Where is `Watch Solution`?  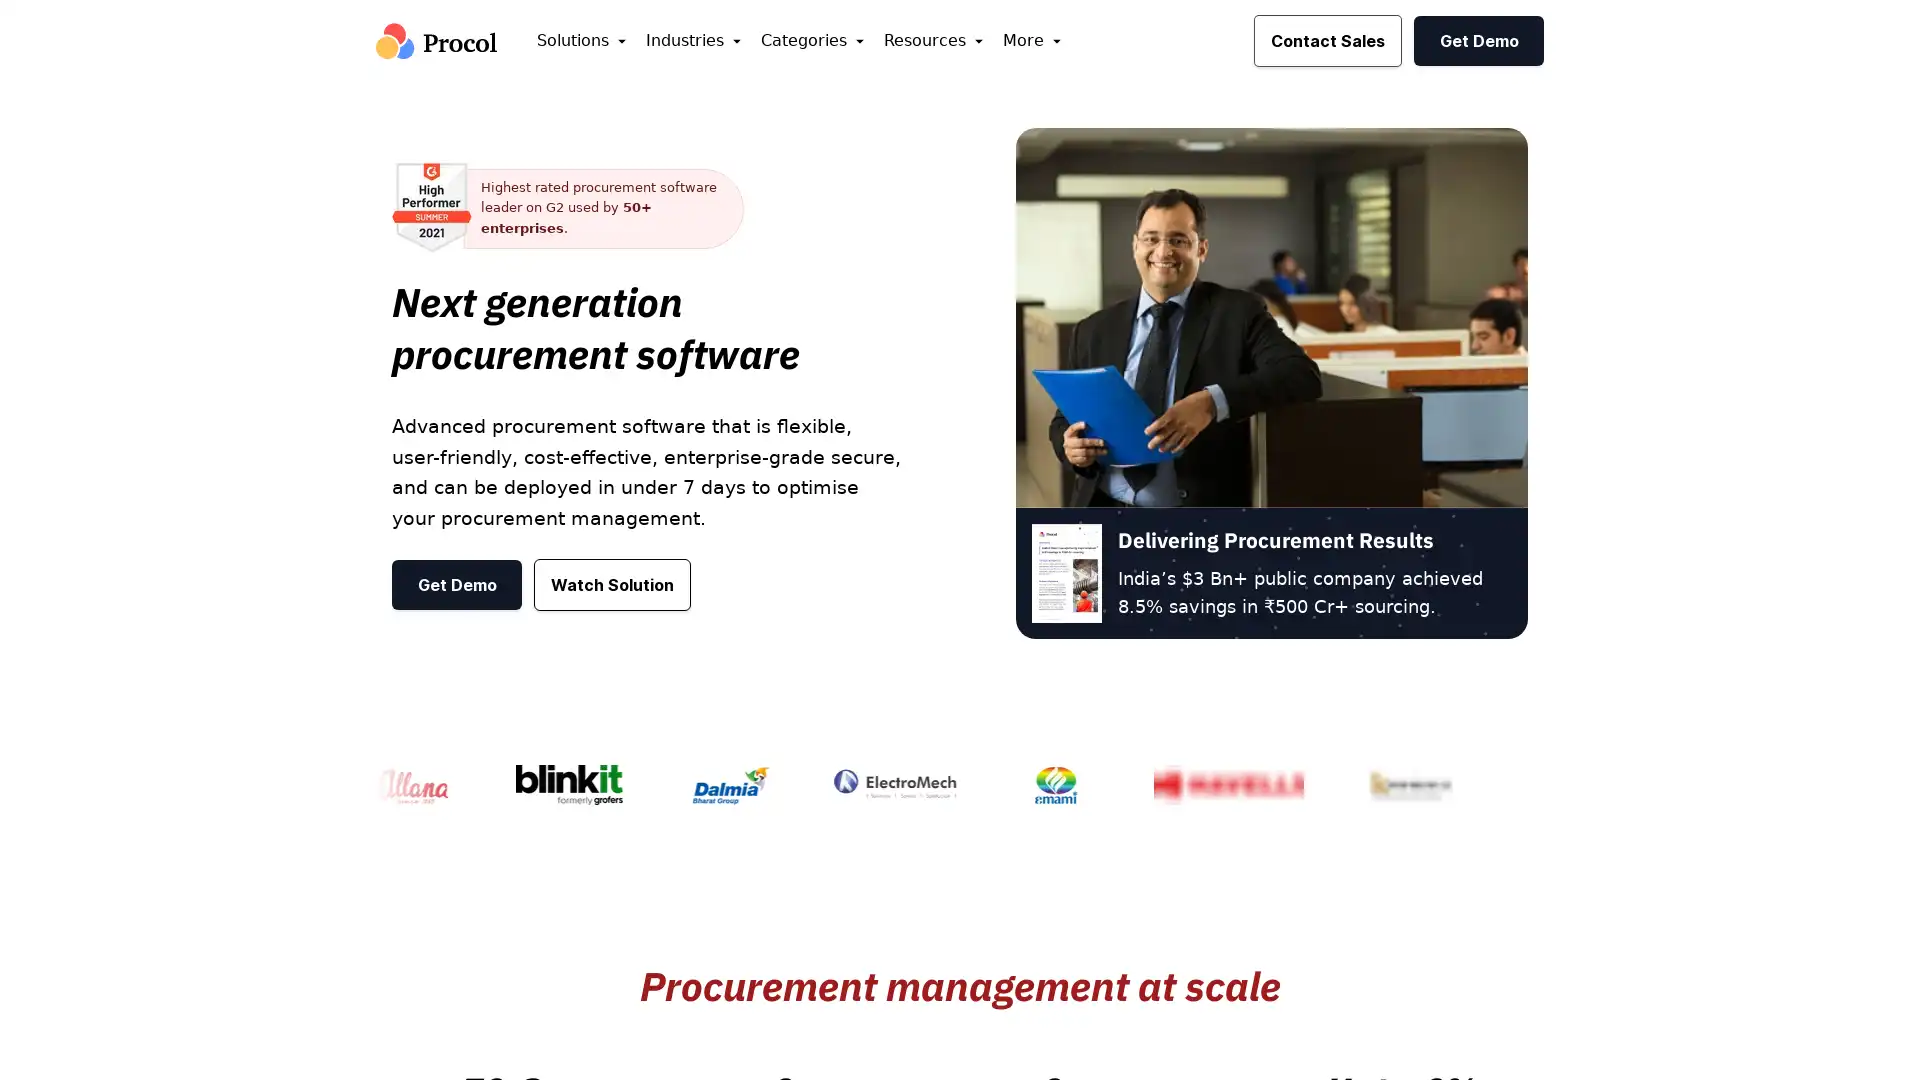 Watch Solution is located at coordinates (611, 583).